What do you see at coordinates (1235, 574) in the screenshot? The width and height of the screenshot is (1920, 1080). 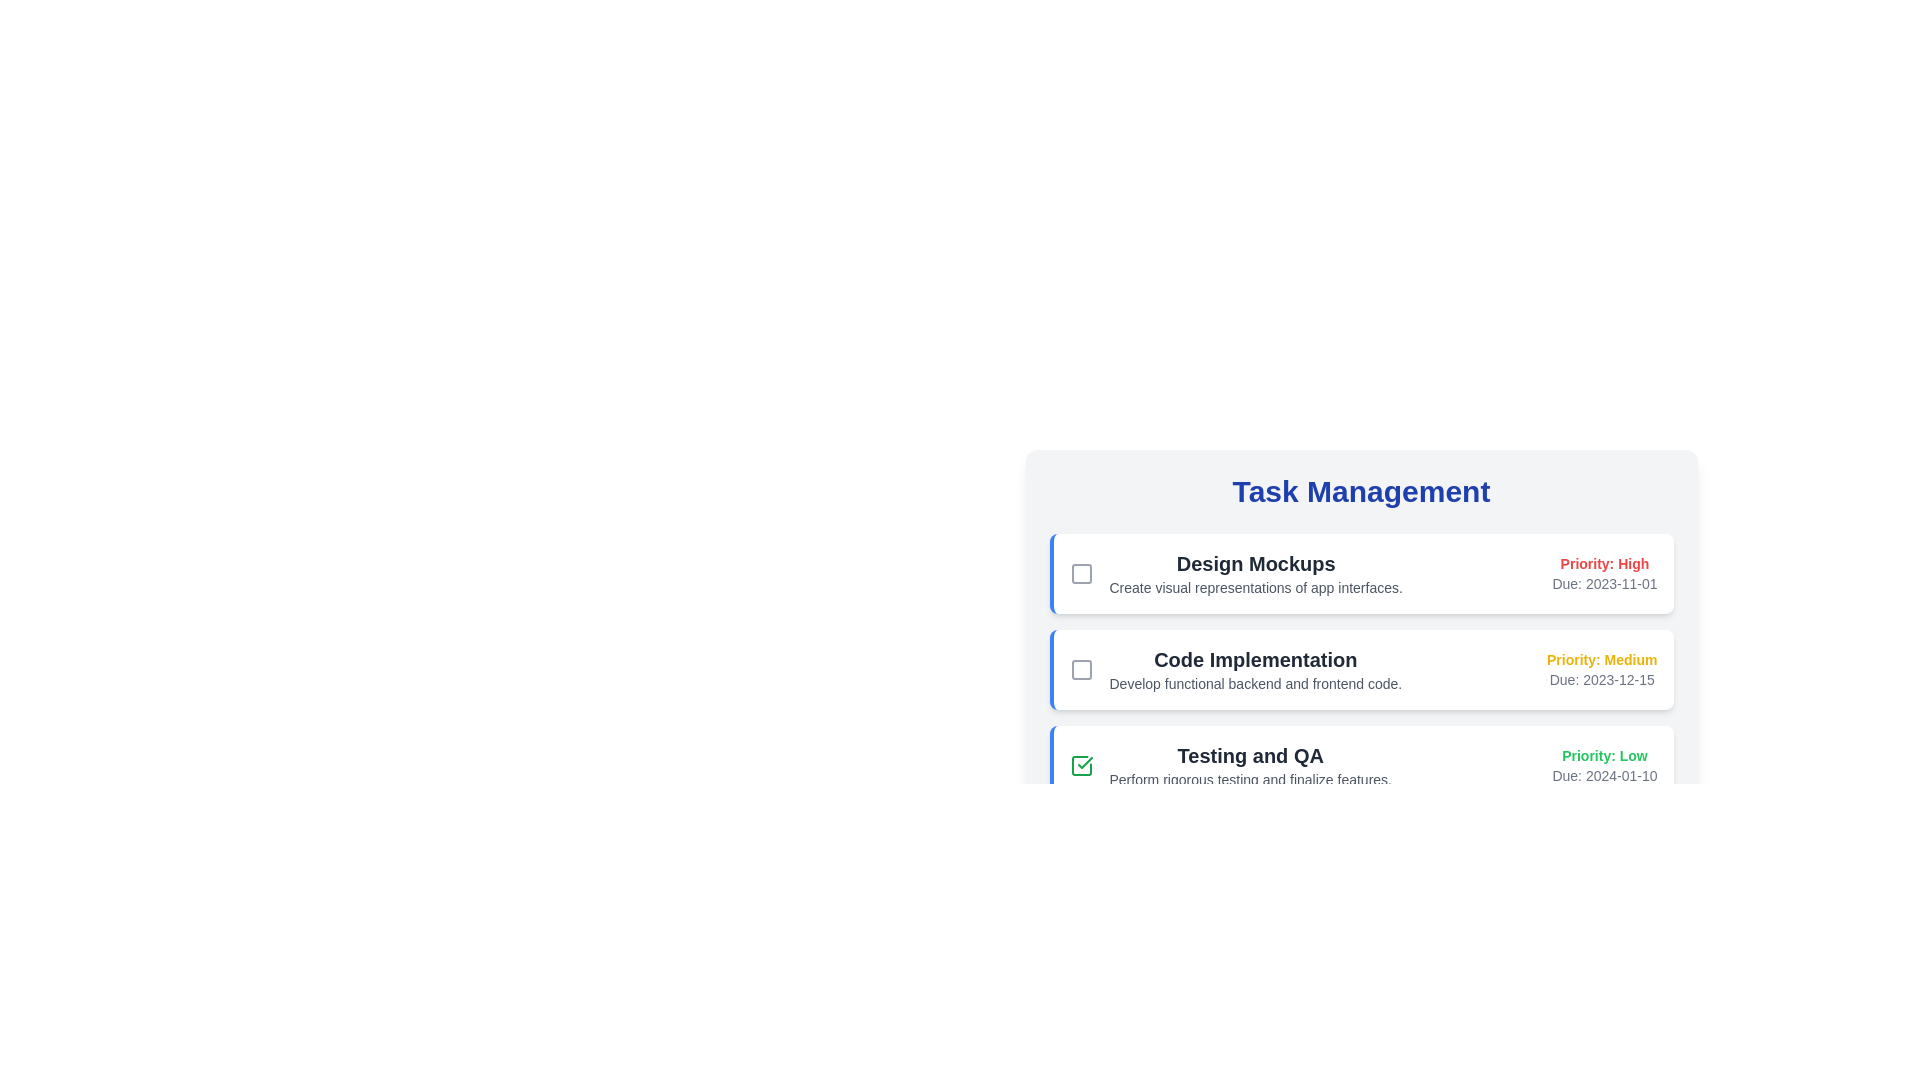 I see `the task item named 'Design Mockups'` at bounding box center [1235, 574].